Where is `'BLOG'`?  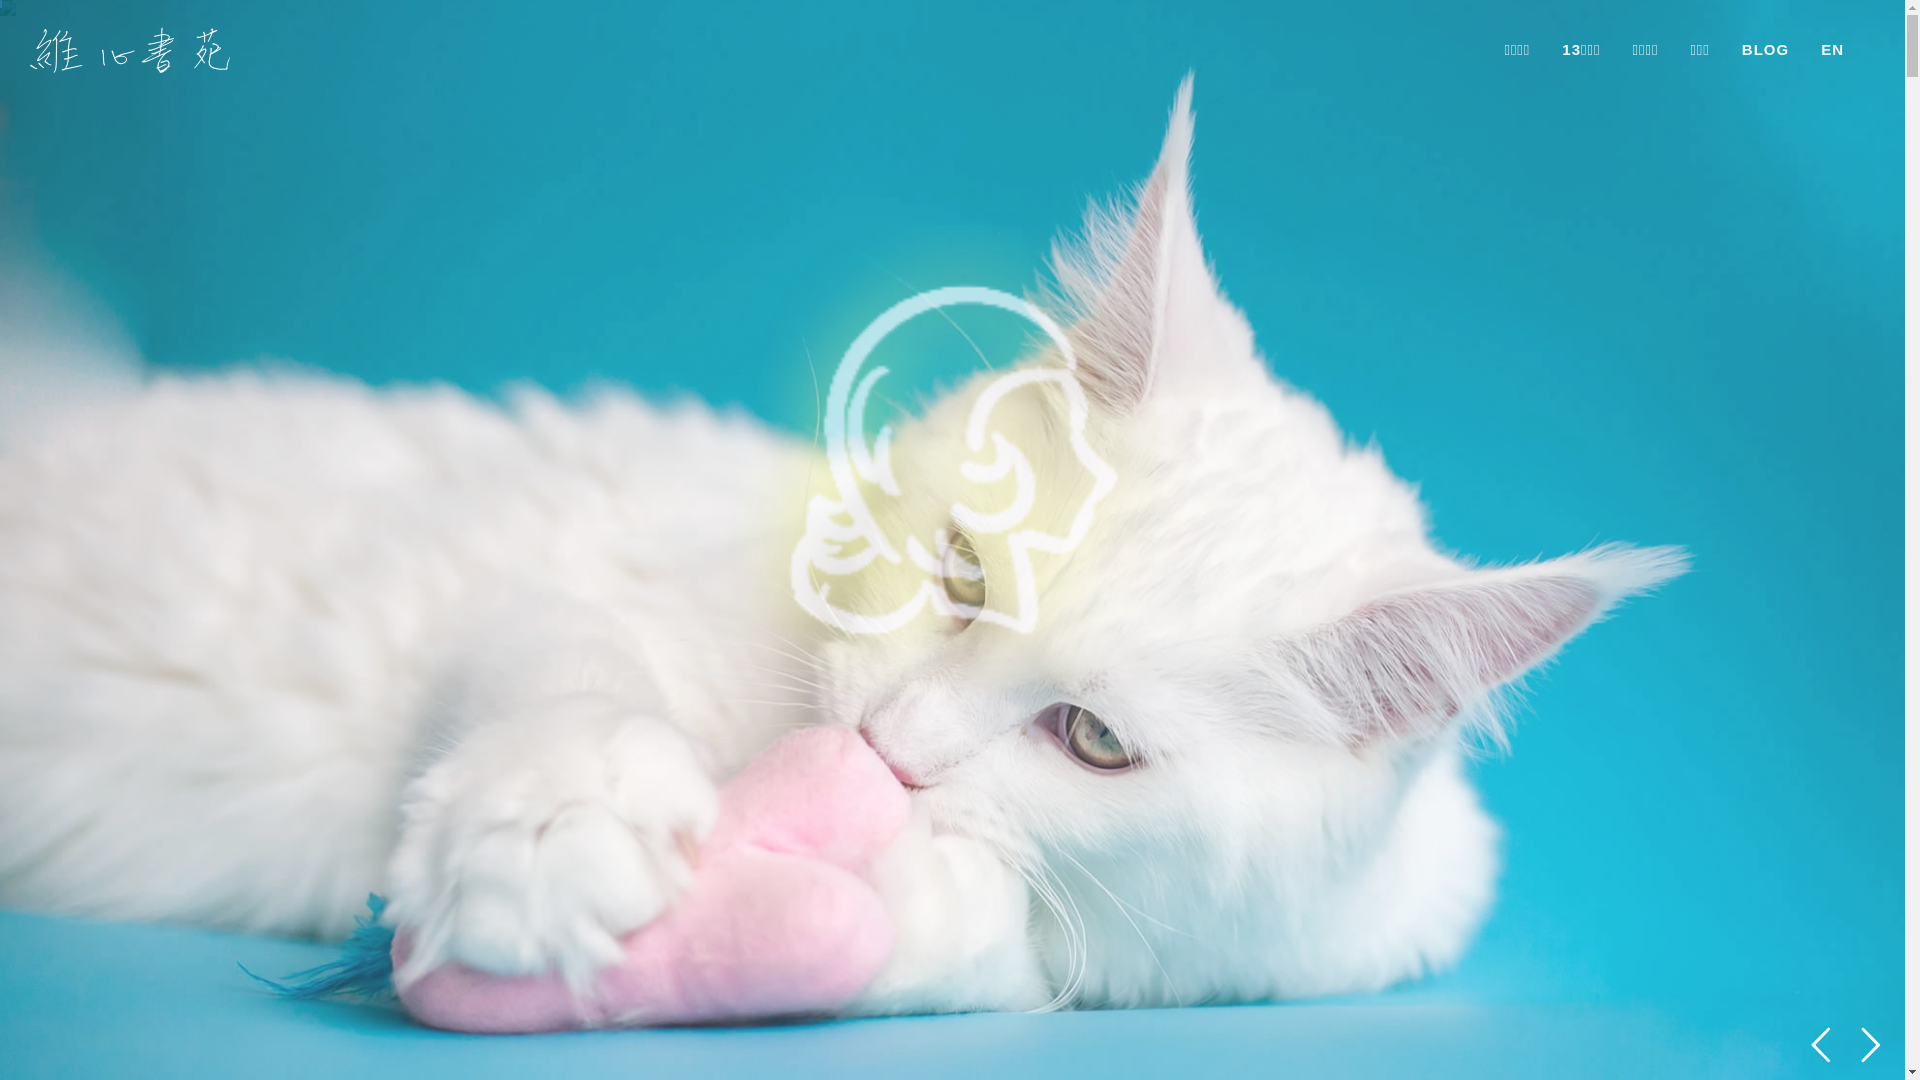
'BLOG' is located at coordinates (1765, 49).